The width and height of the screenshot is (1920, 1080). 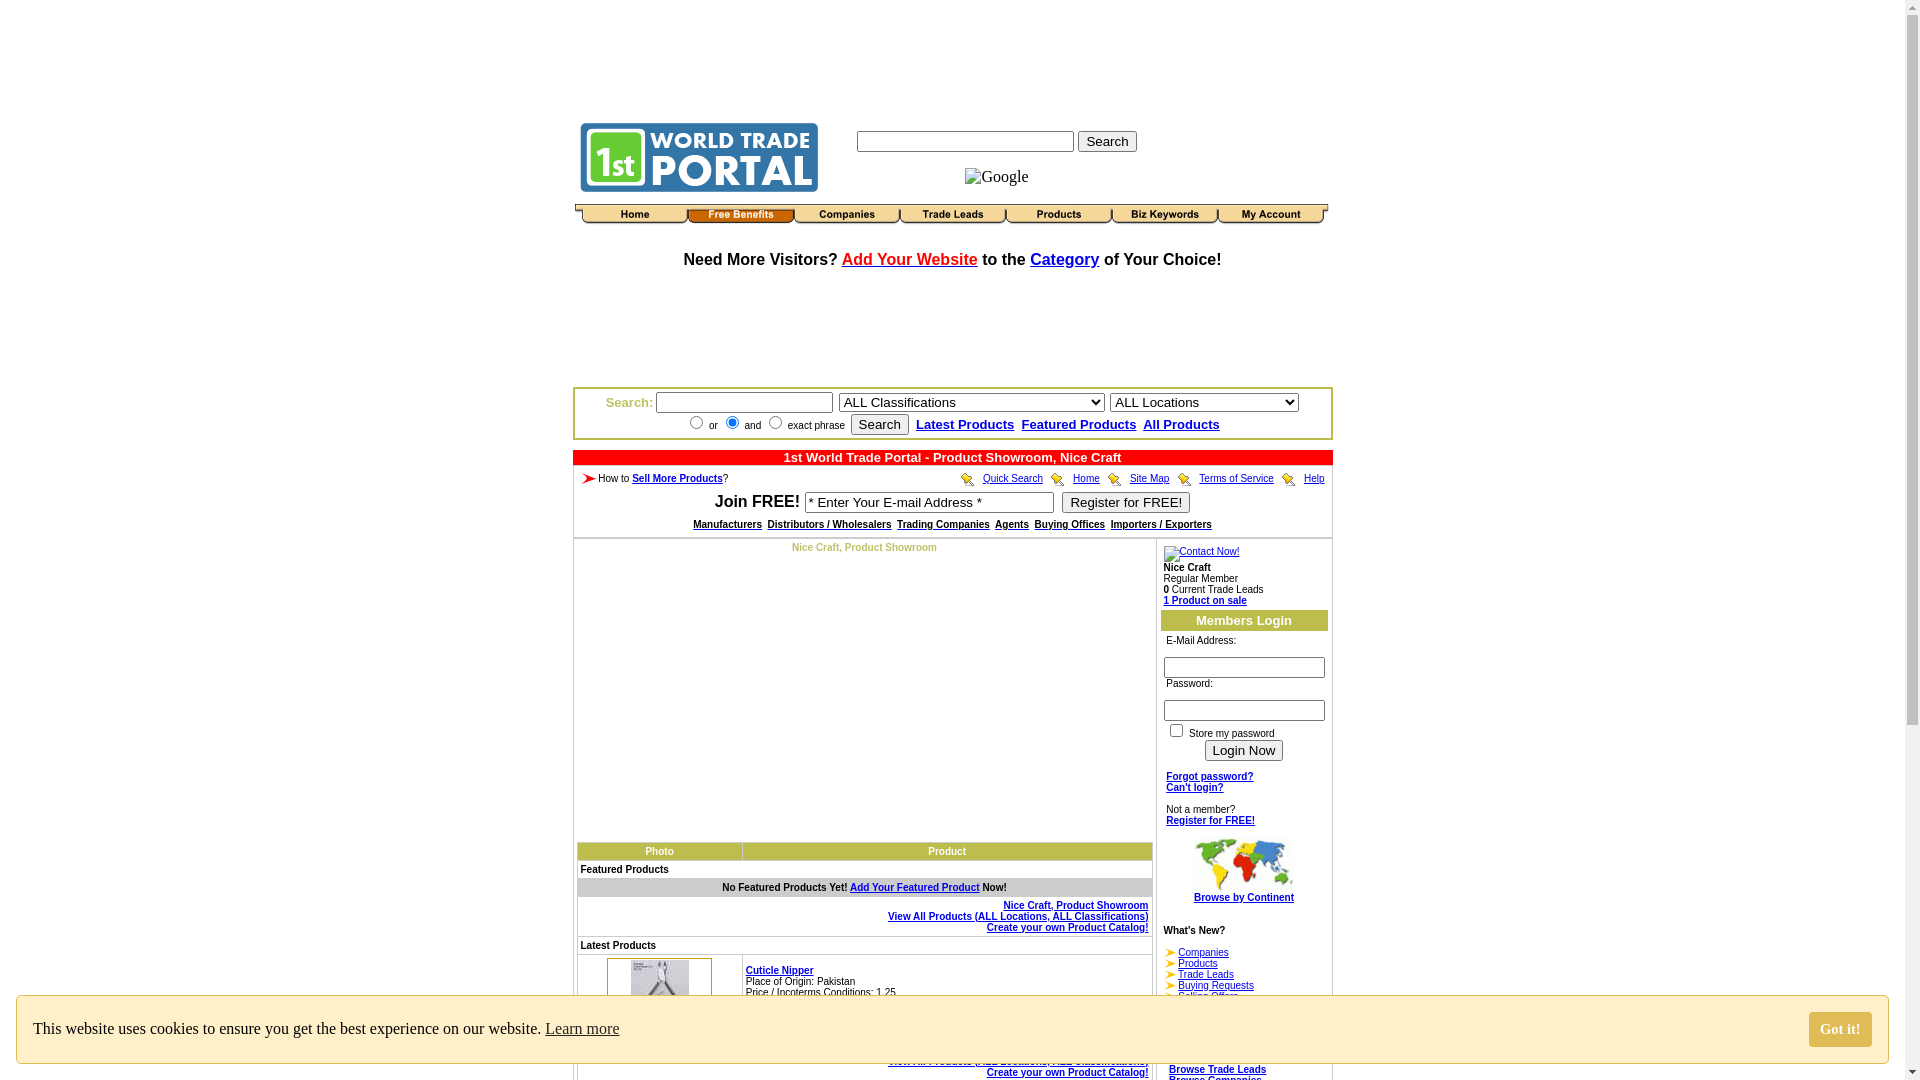 I want to click on 'Search', so click(x=1106, y=139).